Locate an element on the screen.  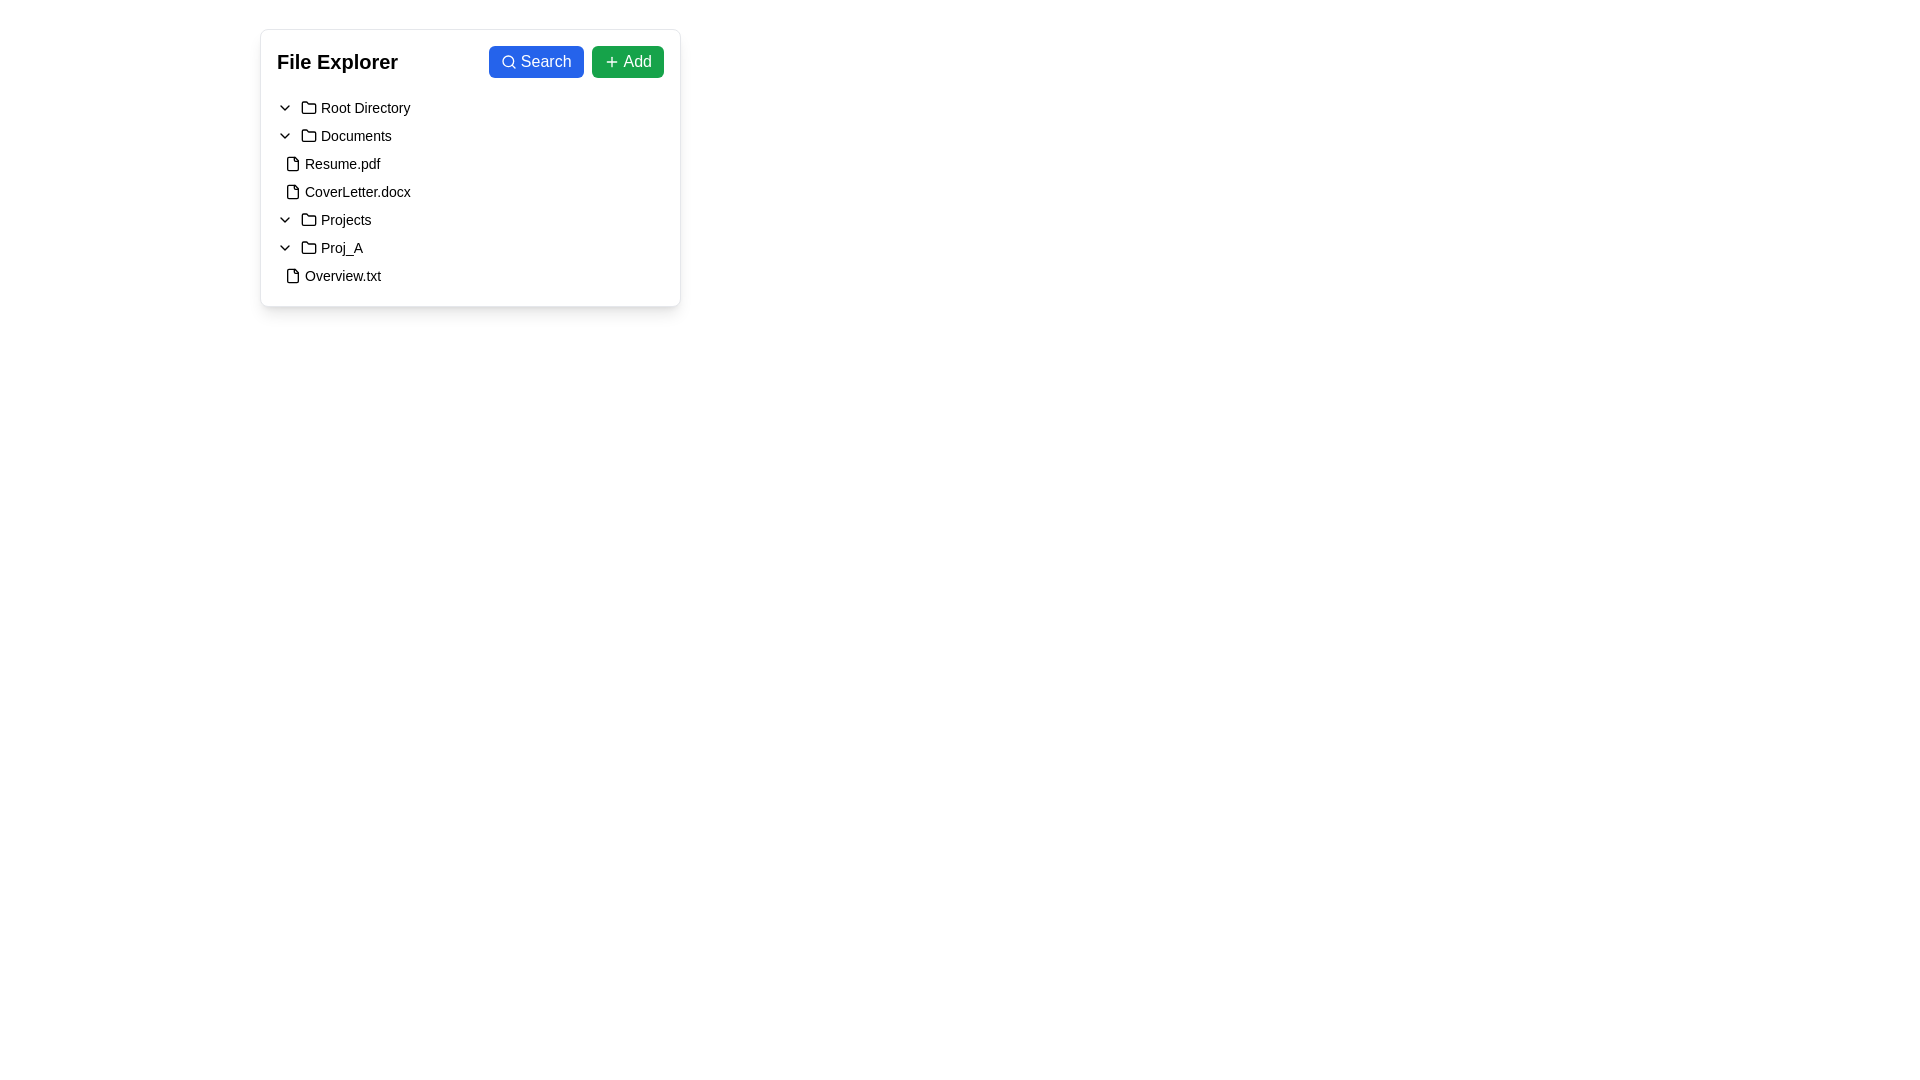
the file entry represented by the file icon for 'Resume.pdf' in the file explorer interface is located at coordinates (291, 163).